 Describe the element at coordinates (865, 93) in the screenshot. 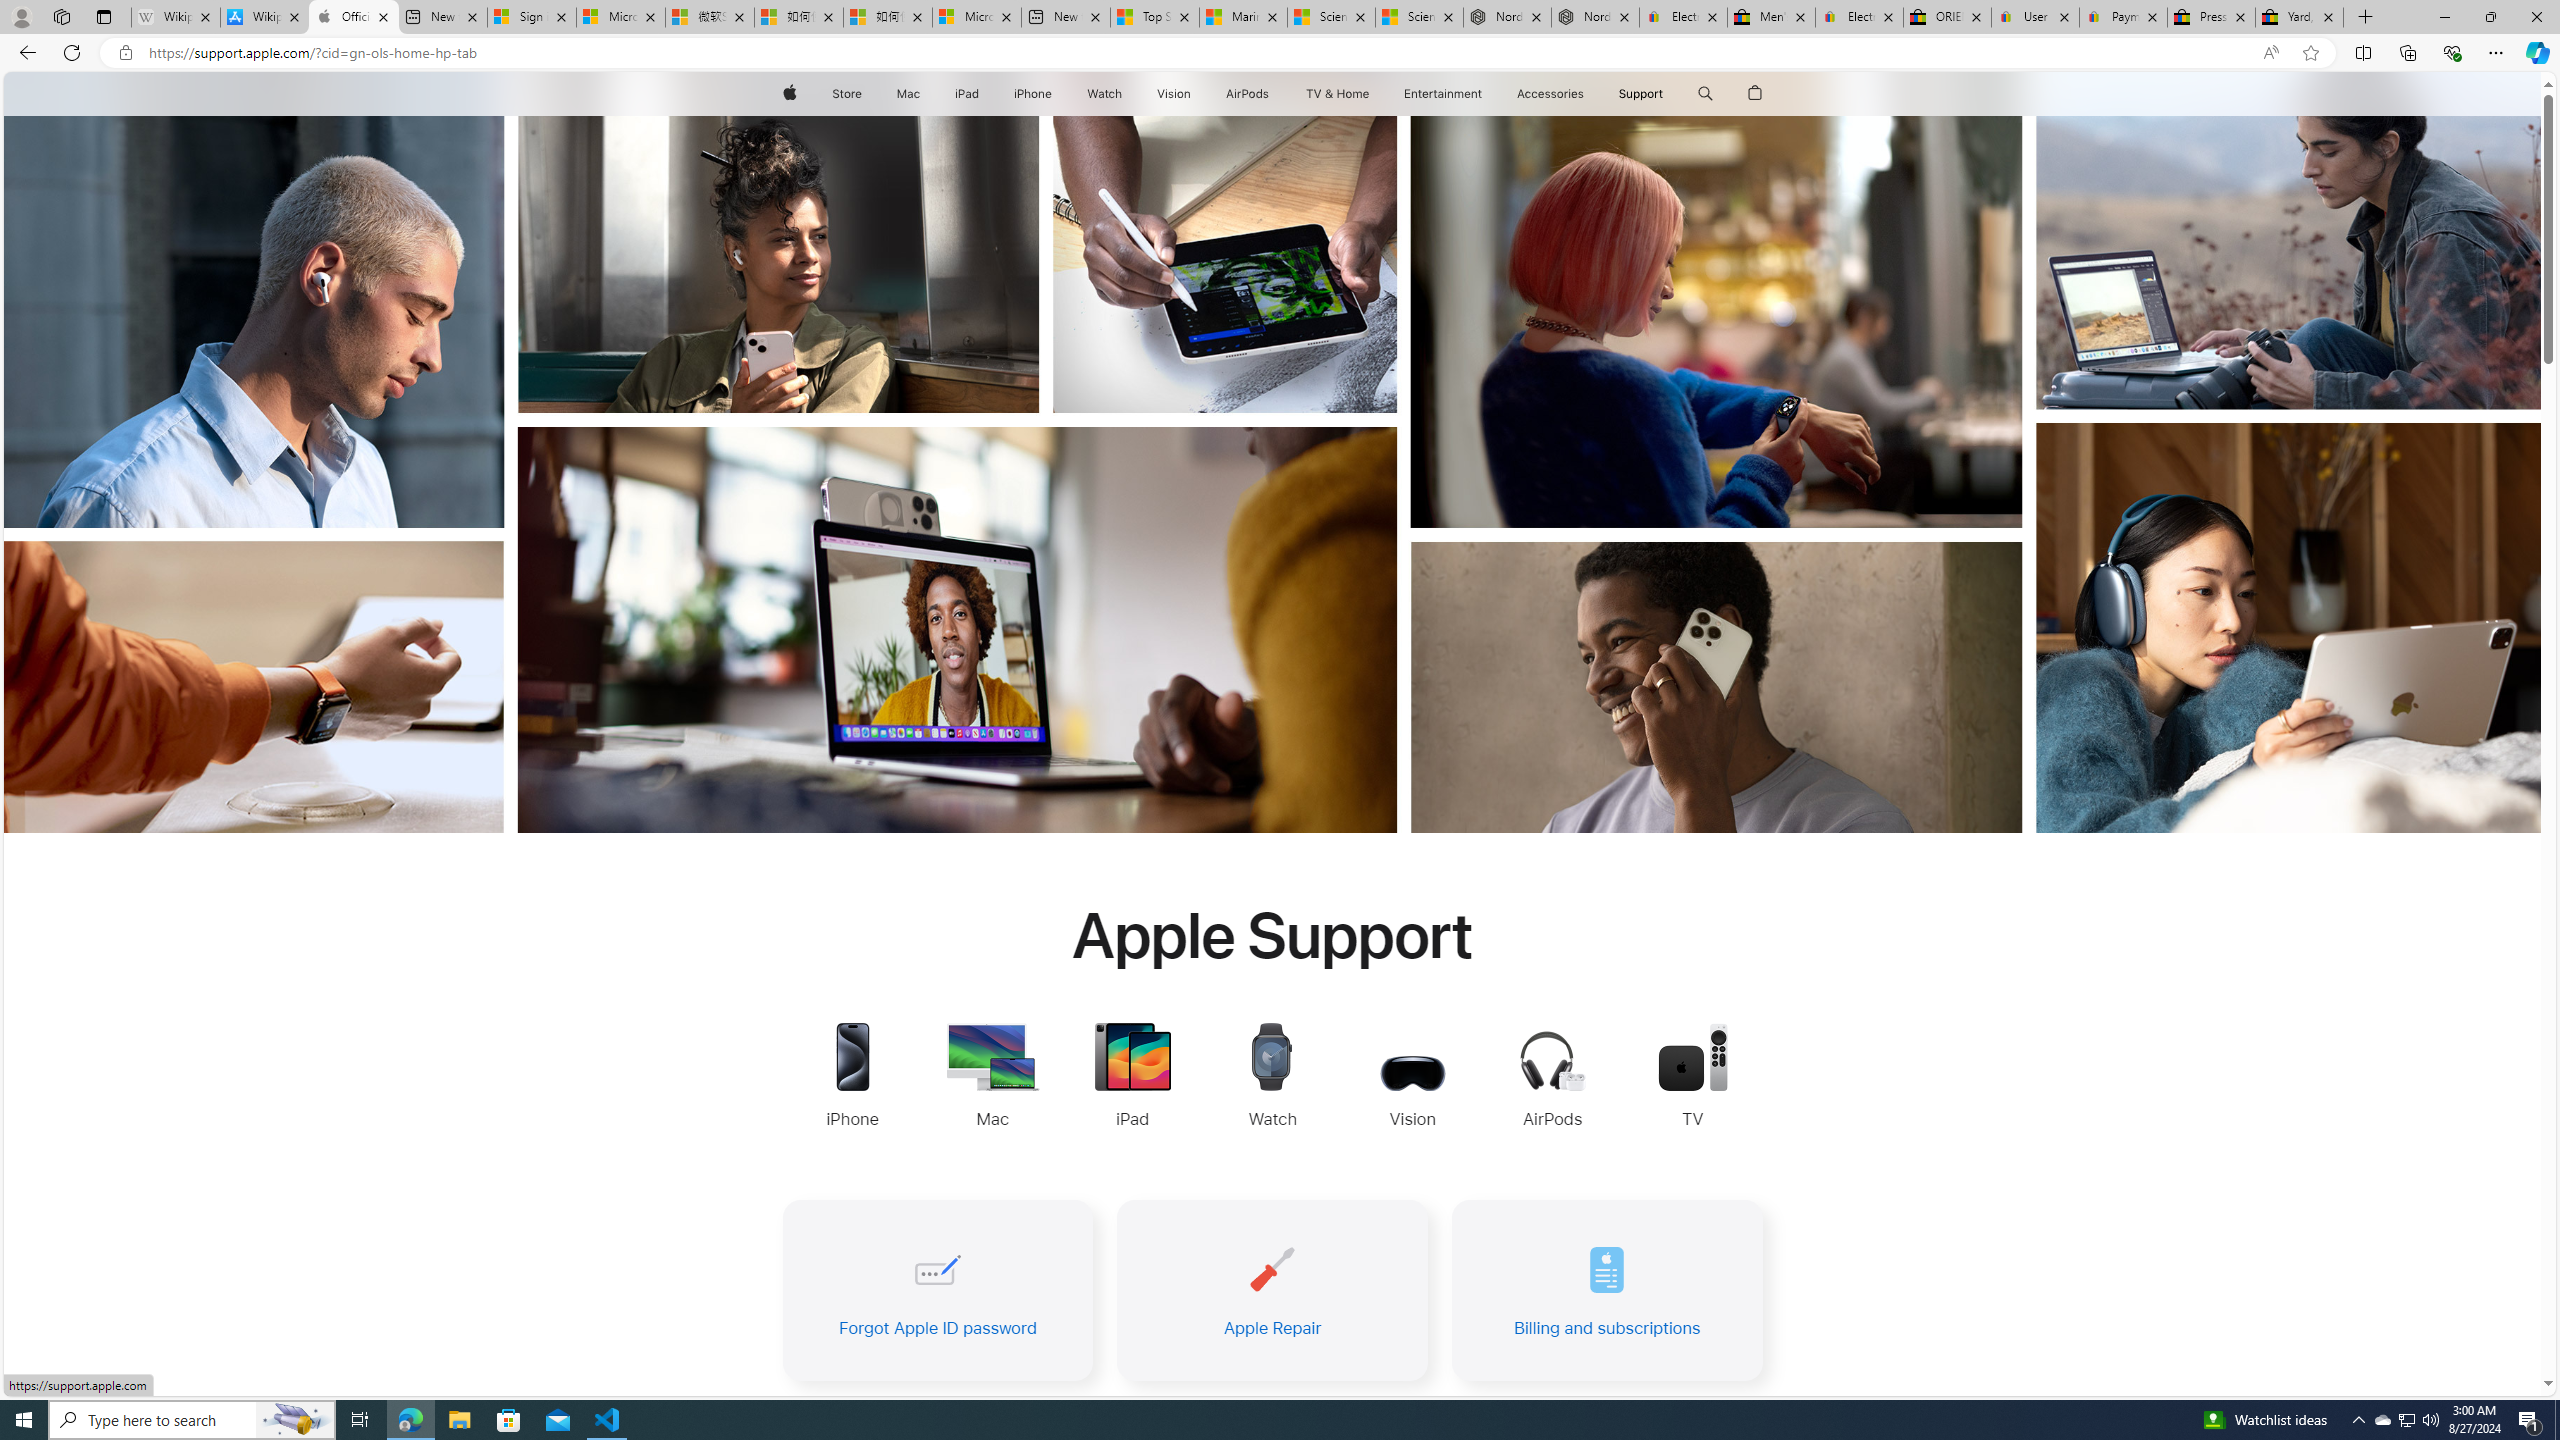

I see `'Store menu'` at that location.